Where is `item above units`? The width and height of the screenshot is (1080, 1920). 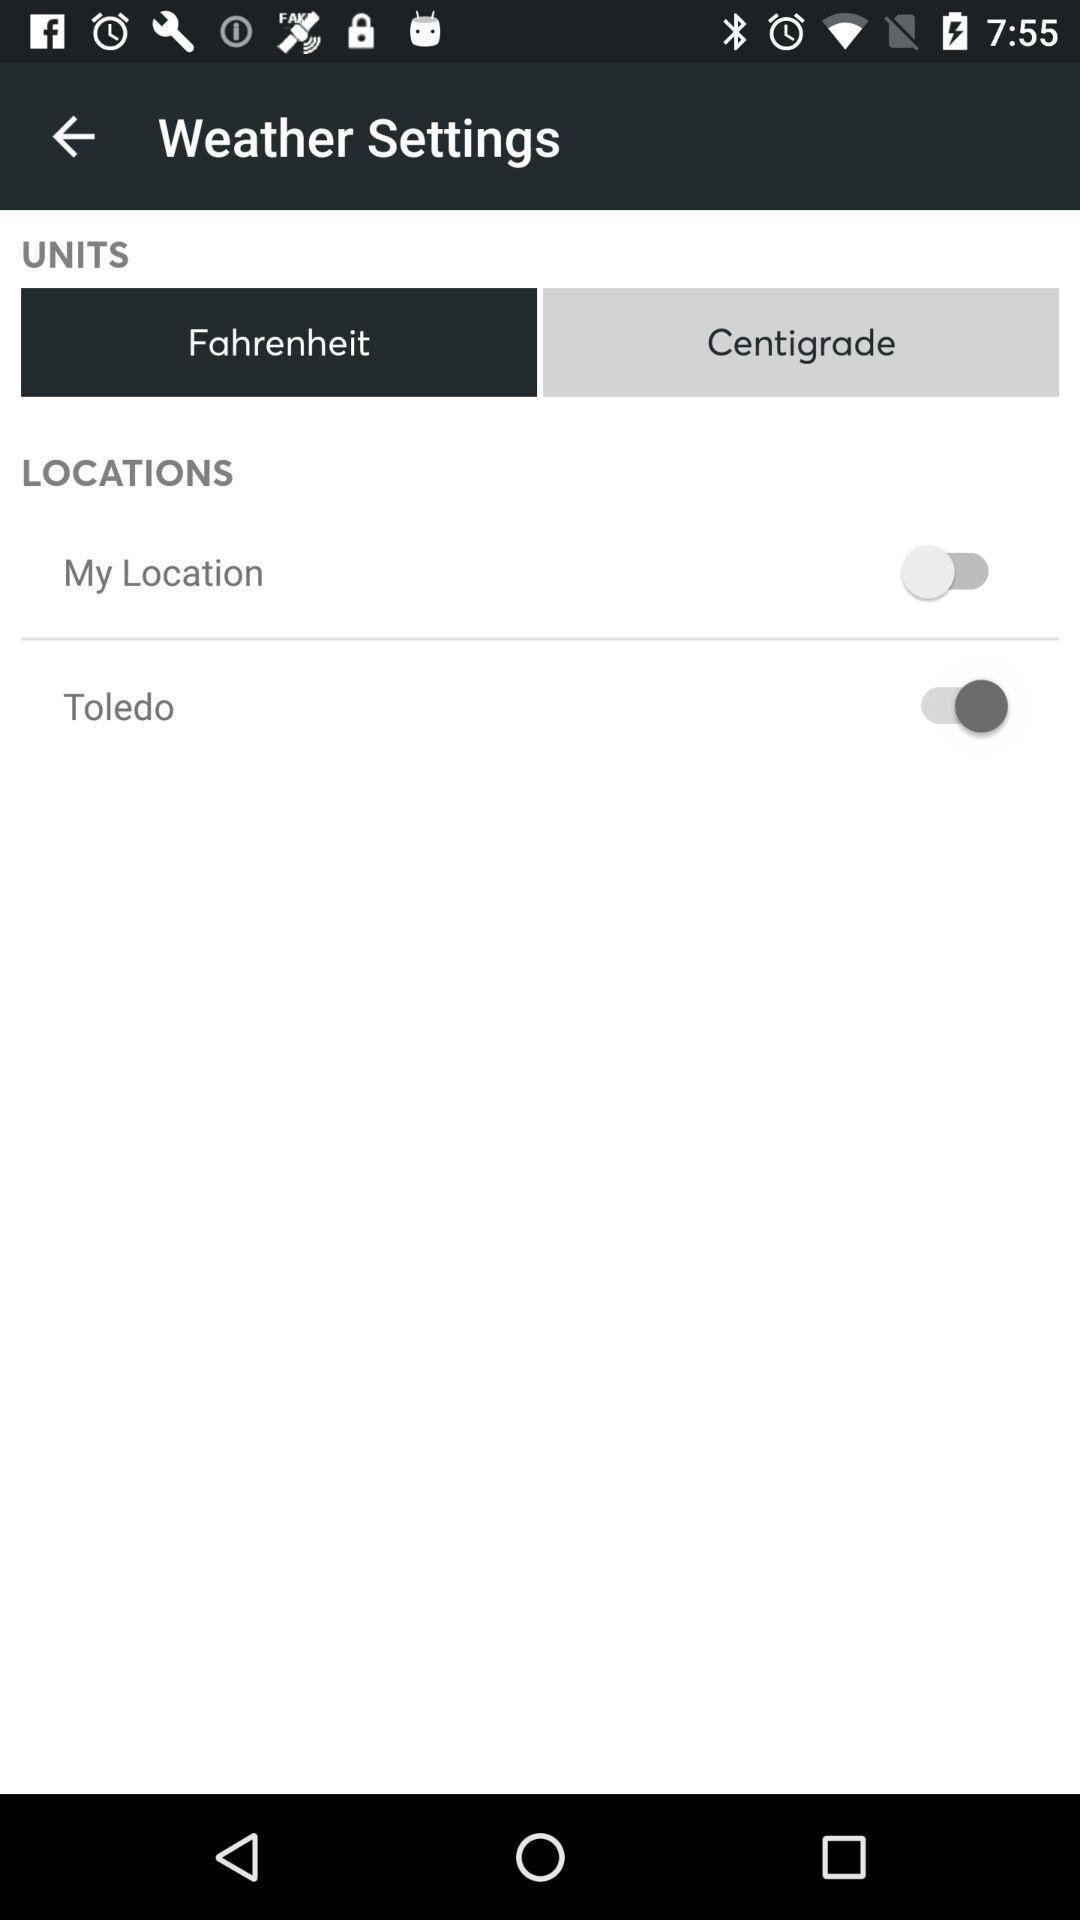 item above units is located at coordinates (72, 135).